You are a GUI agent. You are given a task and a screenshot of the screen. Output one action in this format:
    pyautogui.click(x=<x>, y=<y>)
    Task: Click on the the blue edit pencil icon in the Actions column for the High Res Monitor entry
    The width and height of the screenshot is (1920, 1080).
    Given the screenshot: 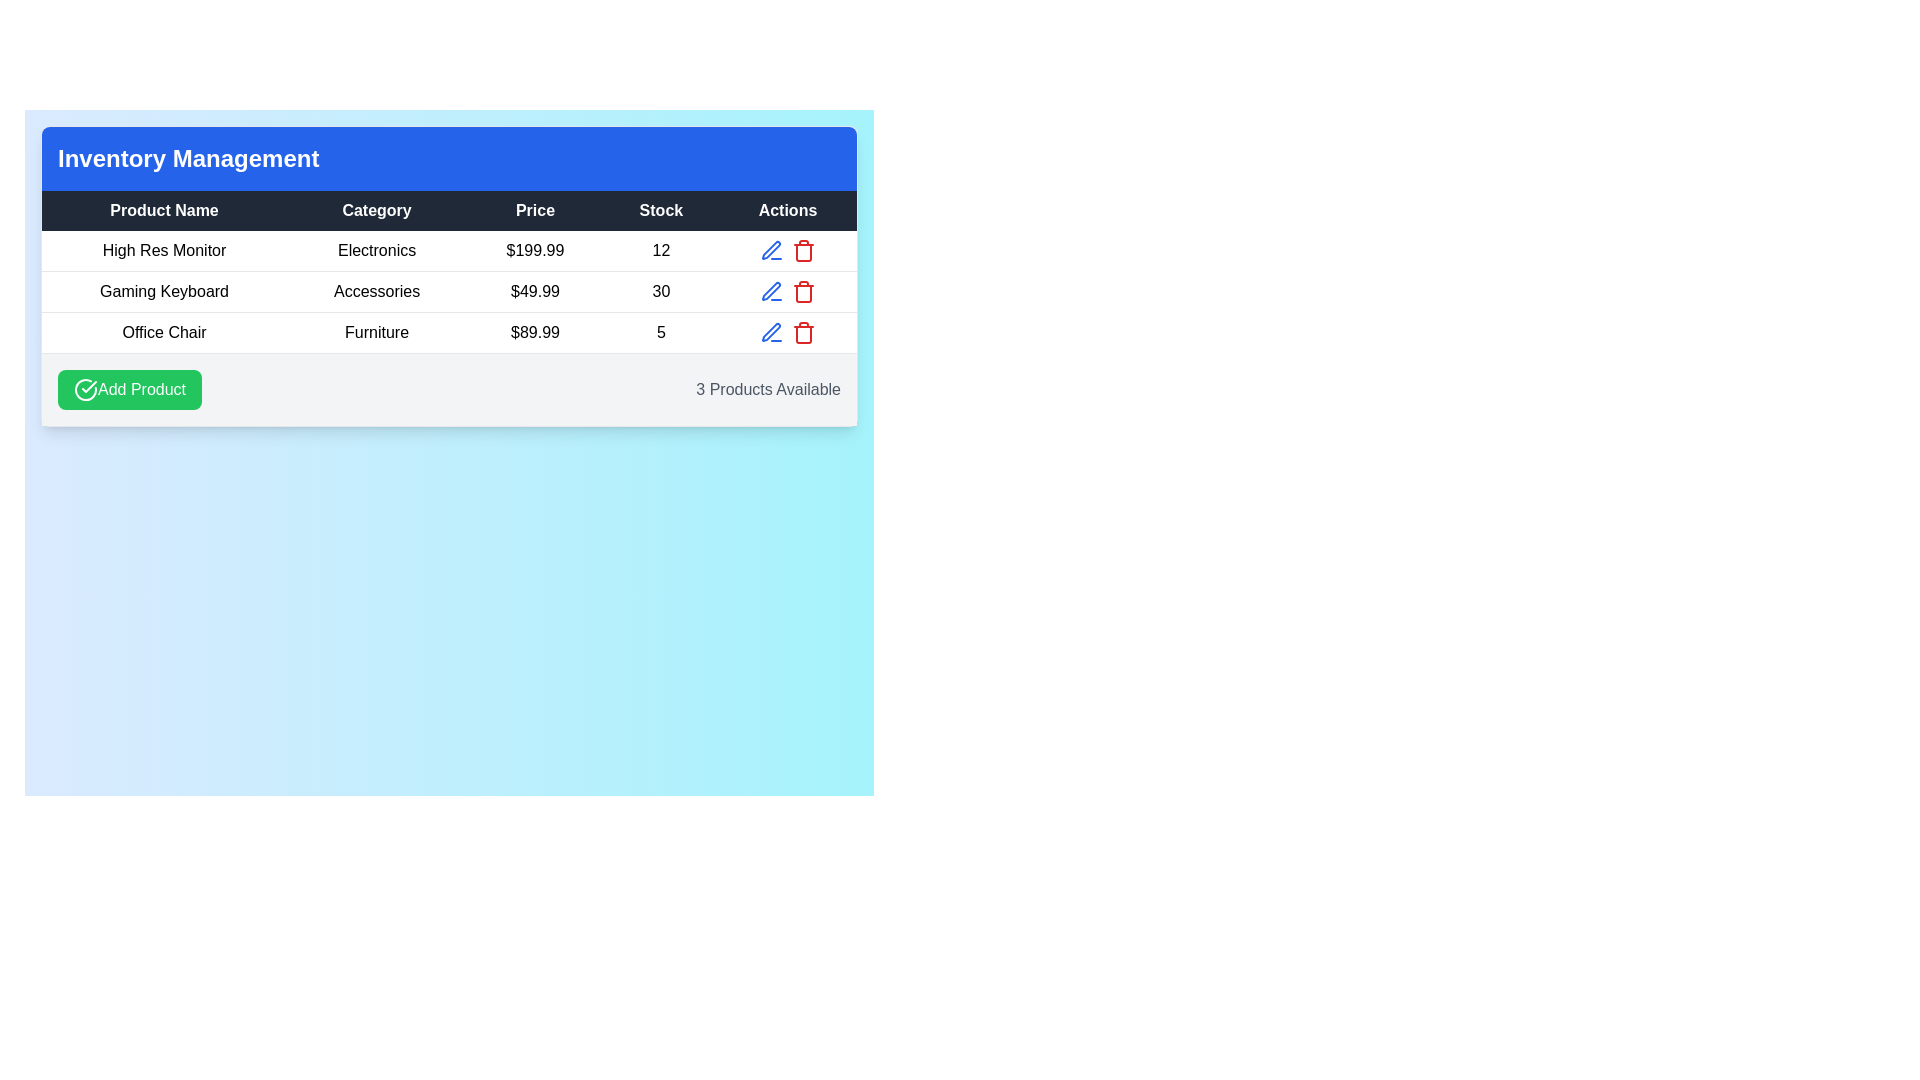 What is the action you would take?
    pyautogui.click(x=786, y=249)
    